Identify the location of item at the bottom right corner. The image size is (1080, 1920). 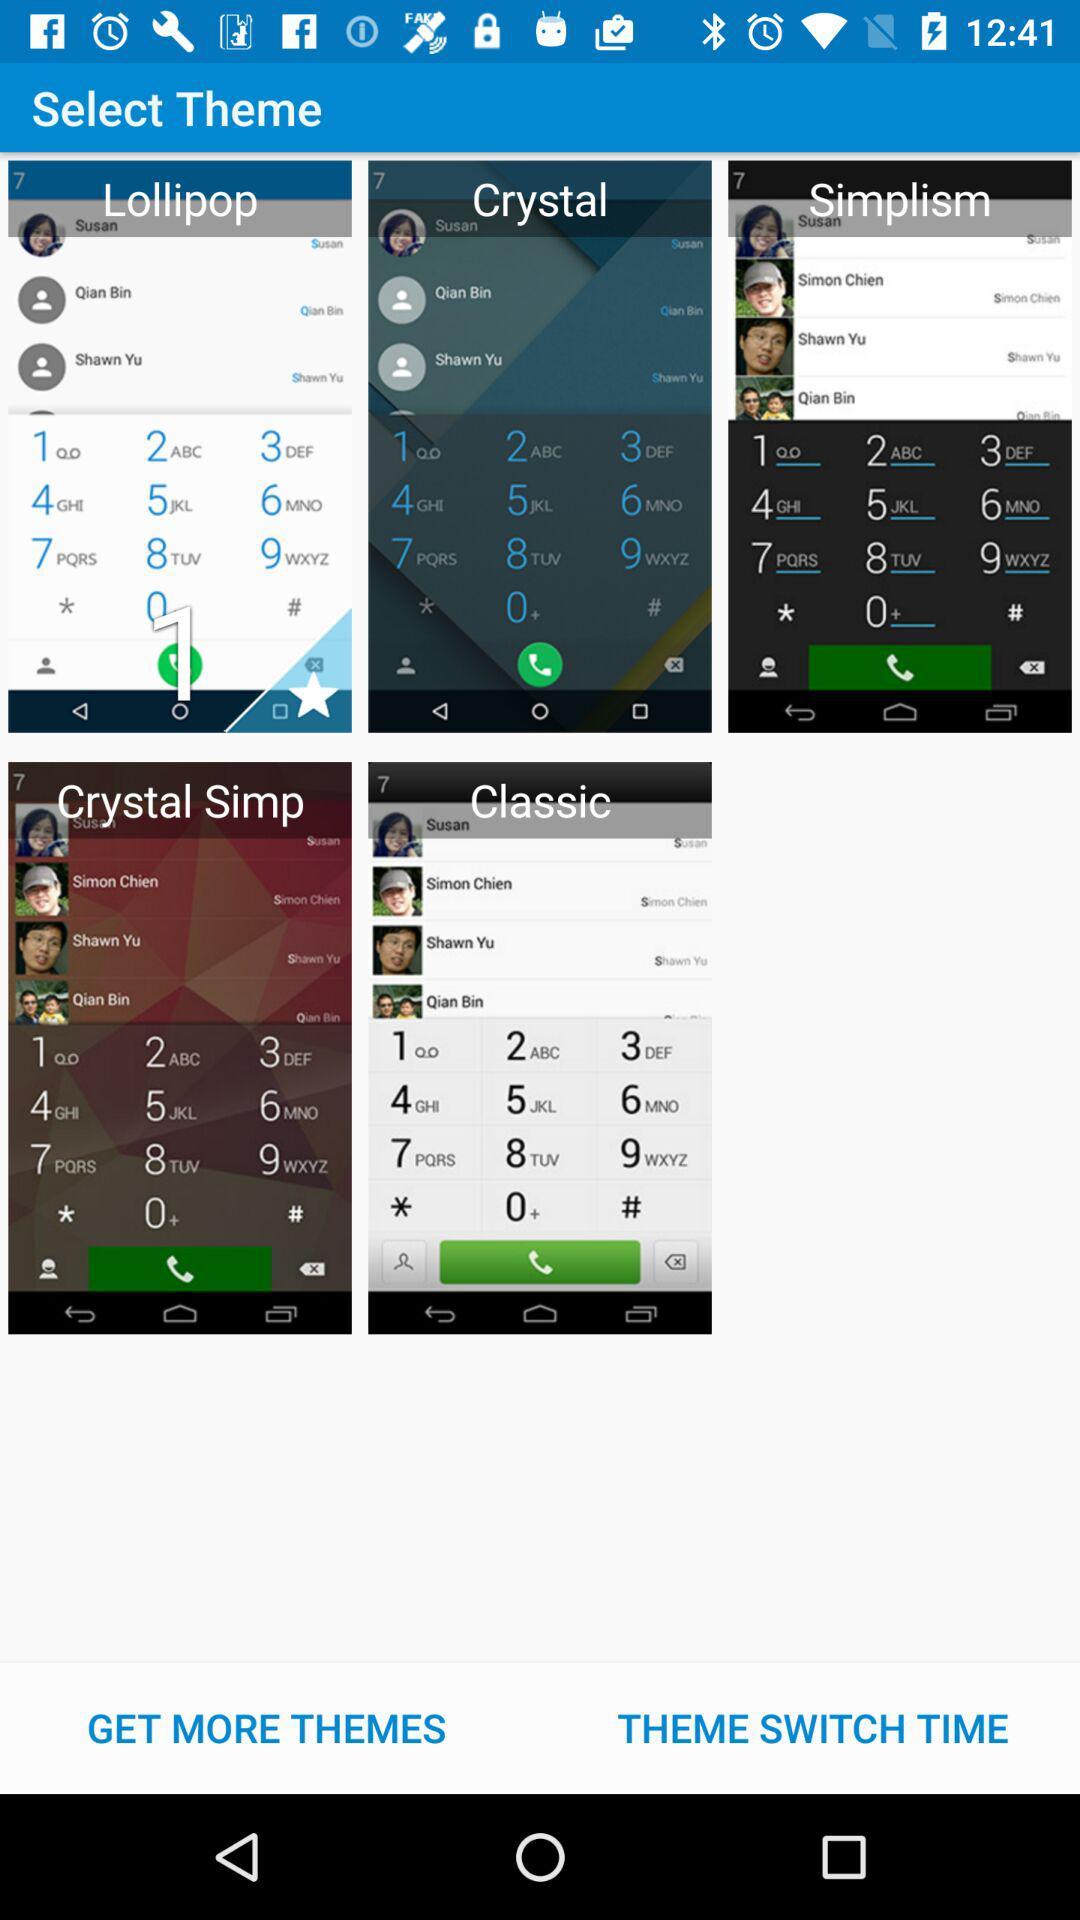
(813, 1727).